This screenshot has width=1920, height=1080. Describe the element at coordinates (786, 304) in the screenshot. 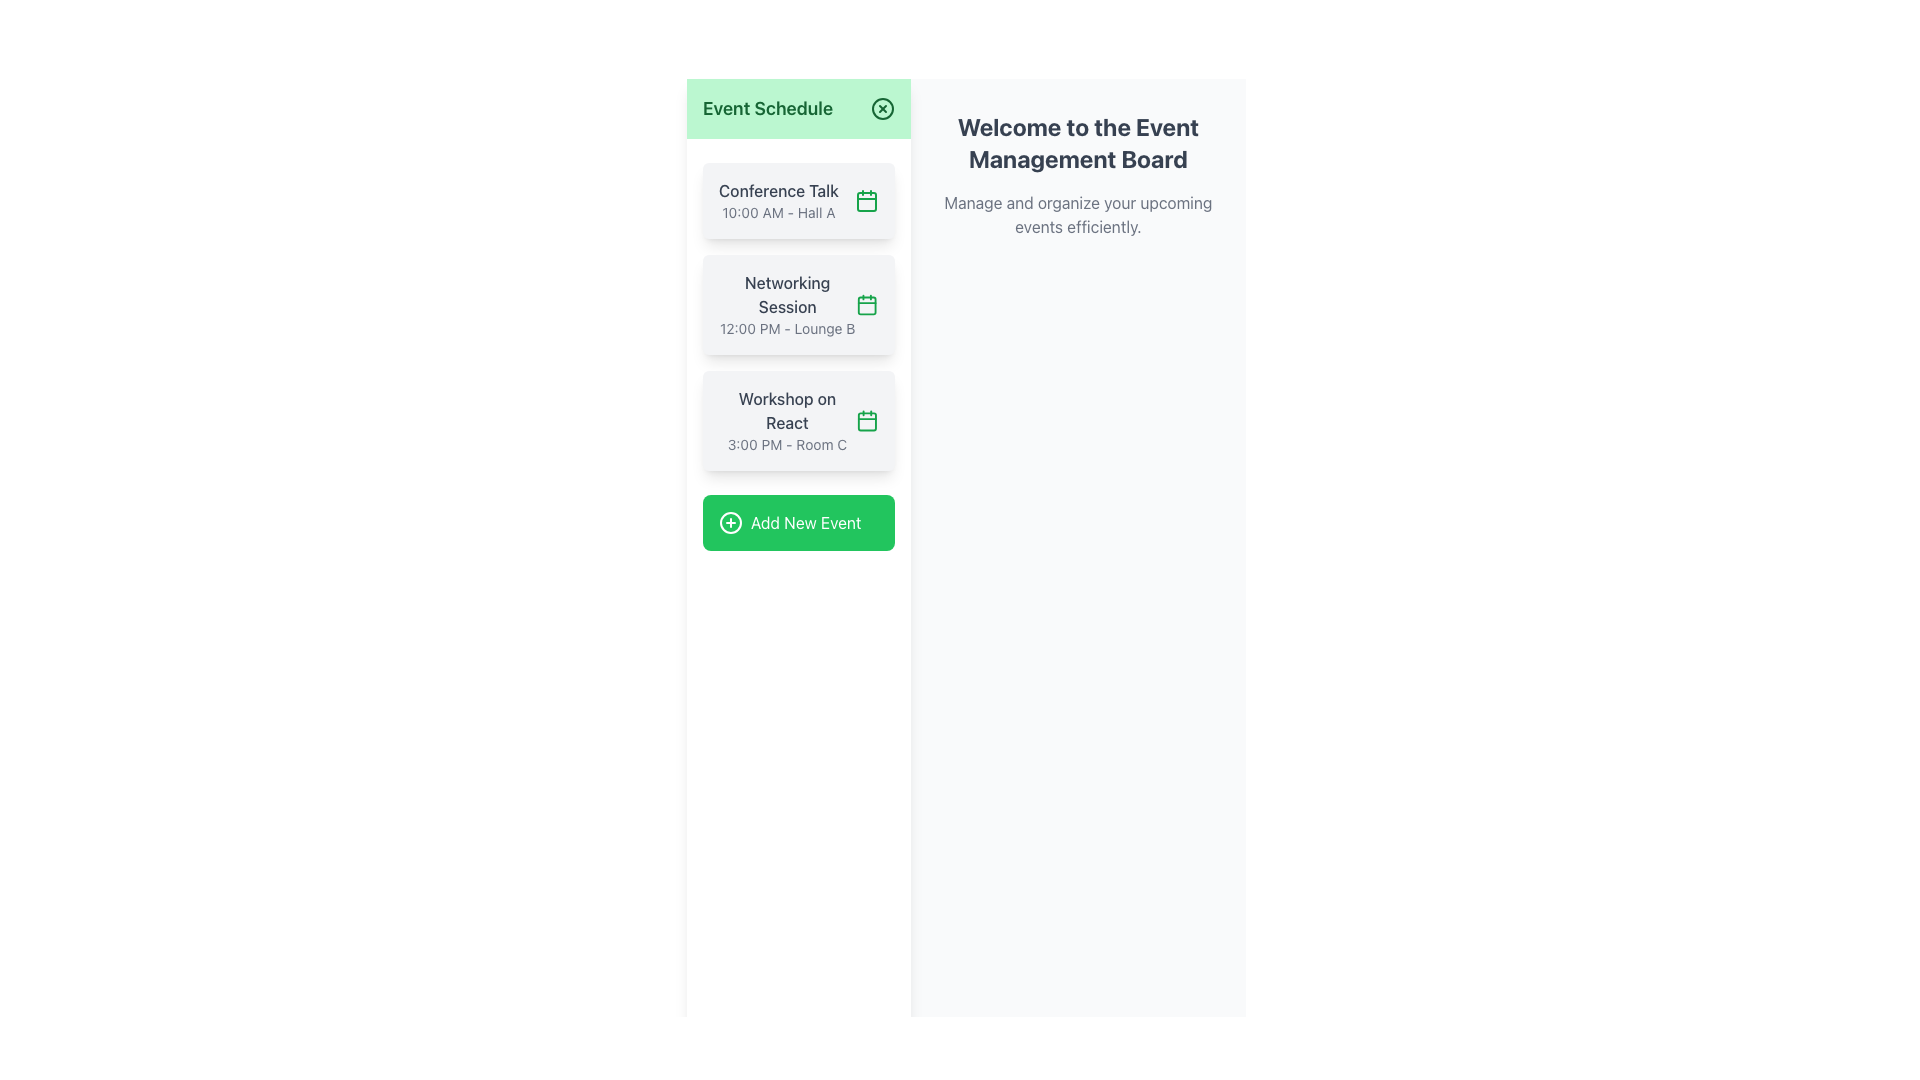

I see `the Text Display element that shows the title 'Networking Session', which is the second item in the vertical list of event cards in the left-hand sidebar` at that location.